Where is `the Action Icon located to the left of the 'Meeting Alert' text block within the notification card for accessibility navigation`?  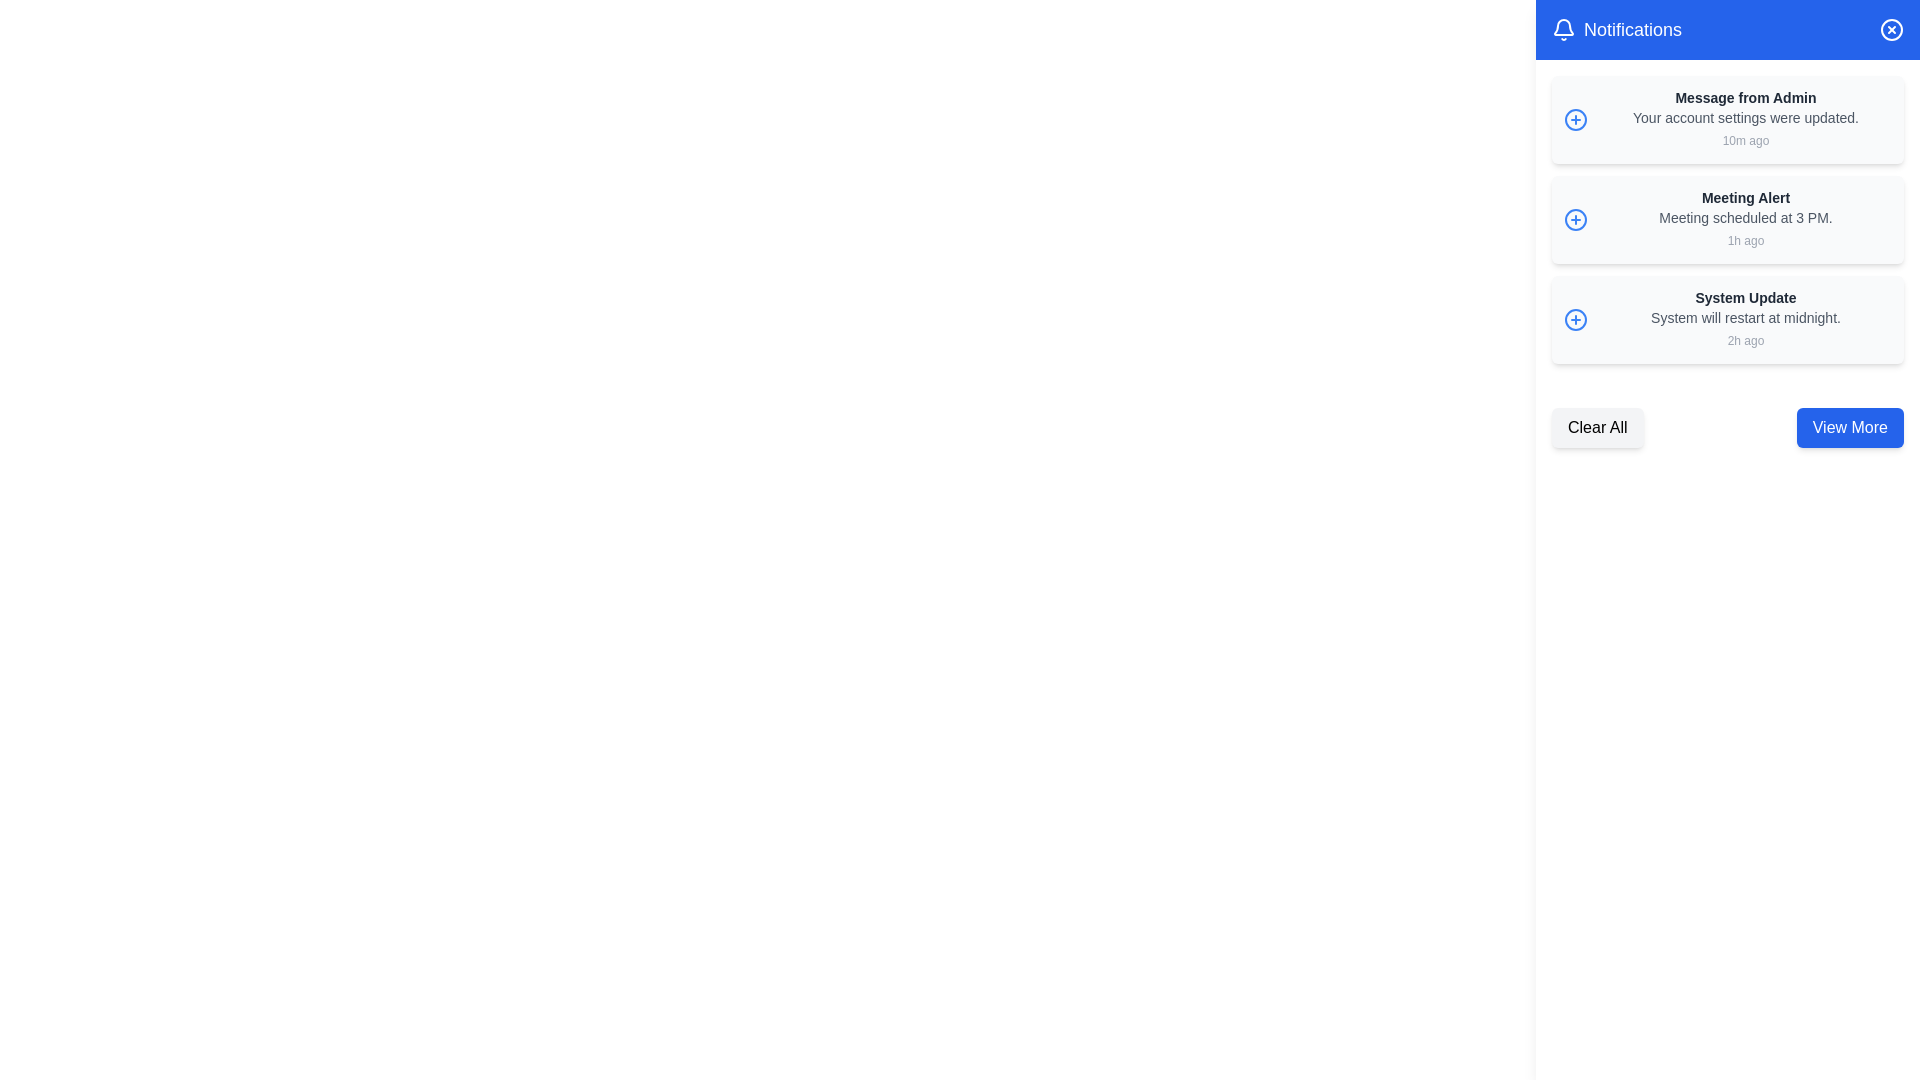 the Action Icon located to the left of the 'Meeting Alert' text block within the notification card for accessibility navigation is located at coordinates (1574, 219).